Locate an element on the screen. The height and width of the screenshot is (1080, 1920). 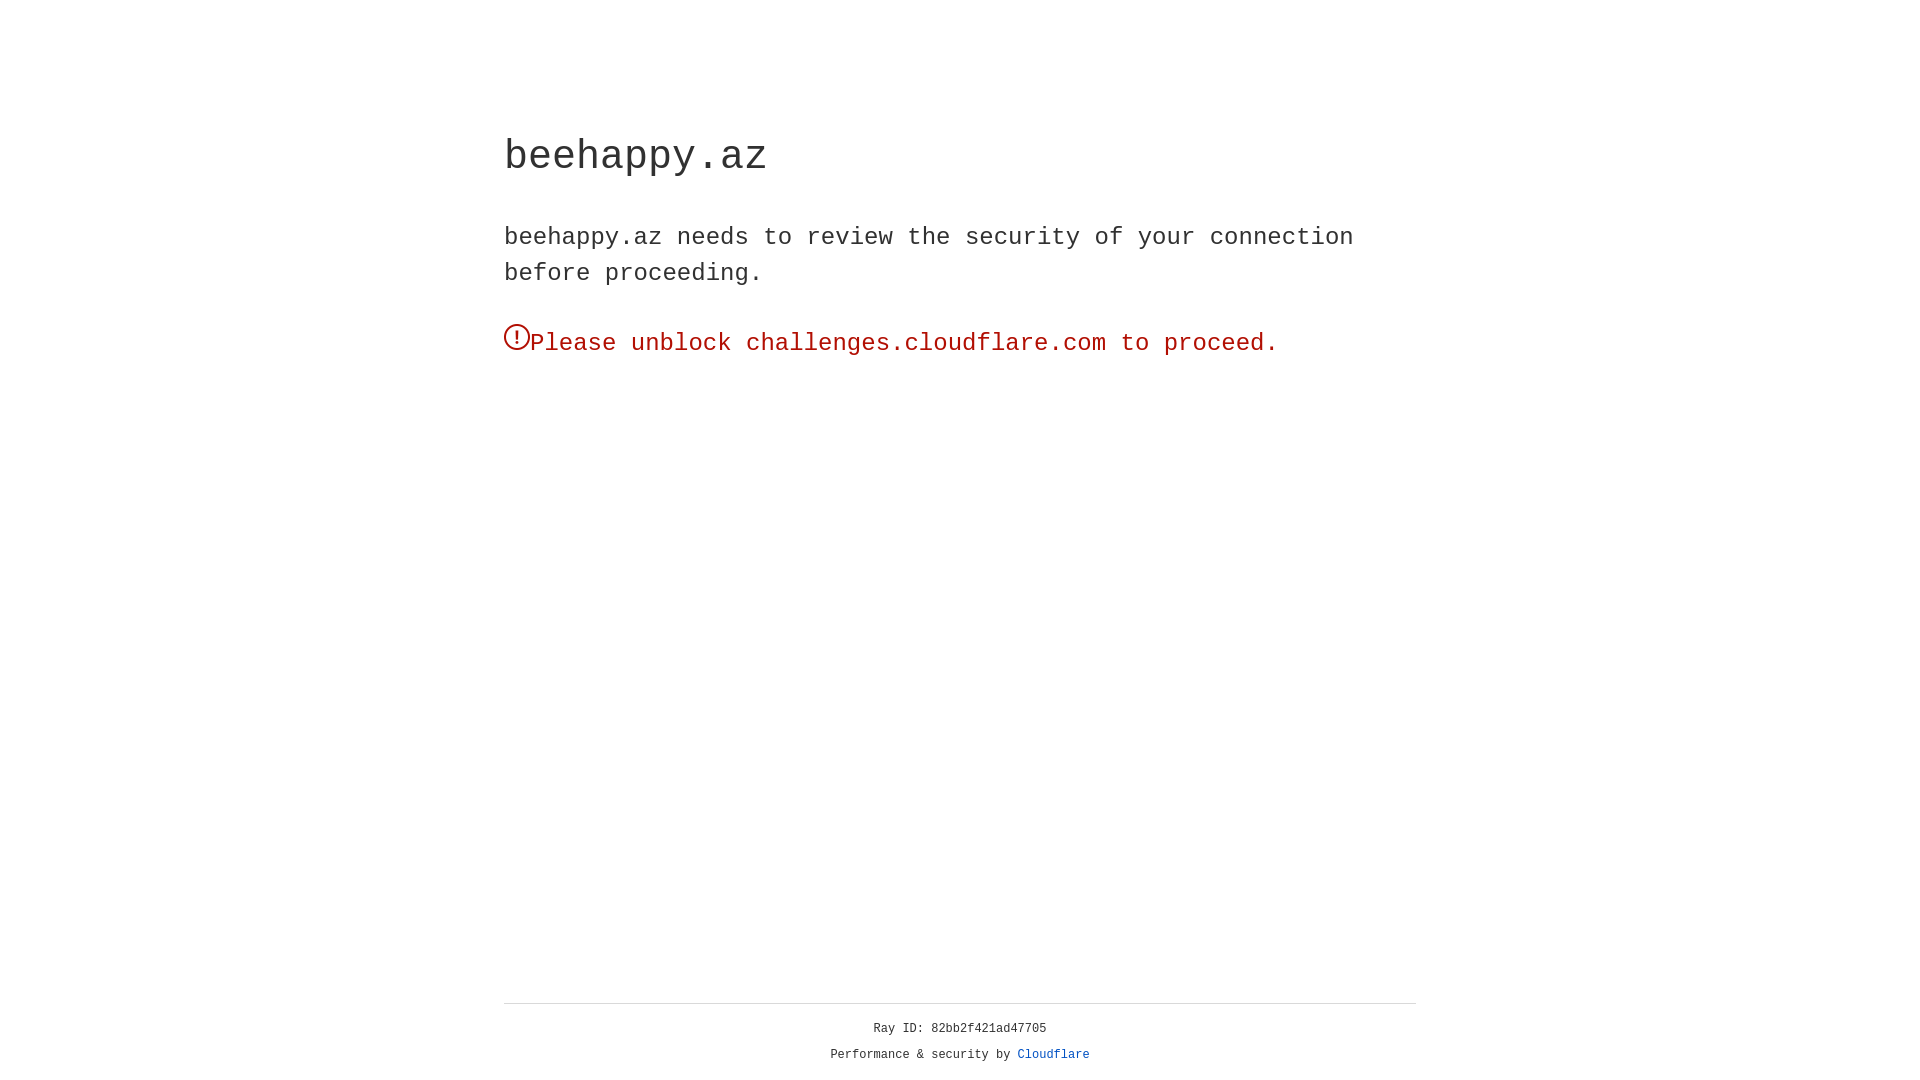
'Cloudflare' is located at coordinates (1053, 1054).